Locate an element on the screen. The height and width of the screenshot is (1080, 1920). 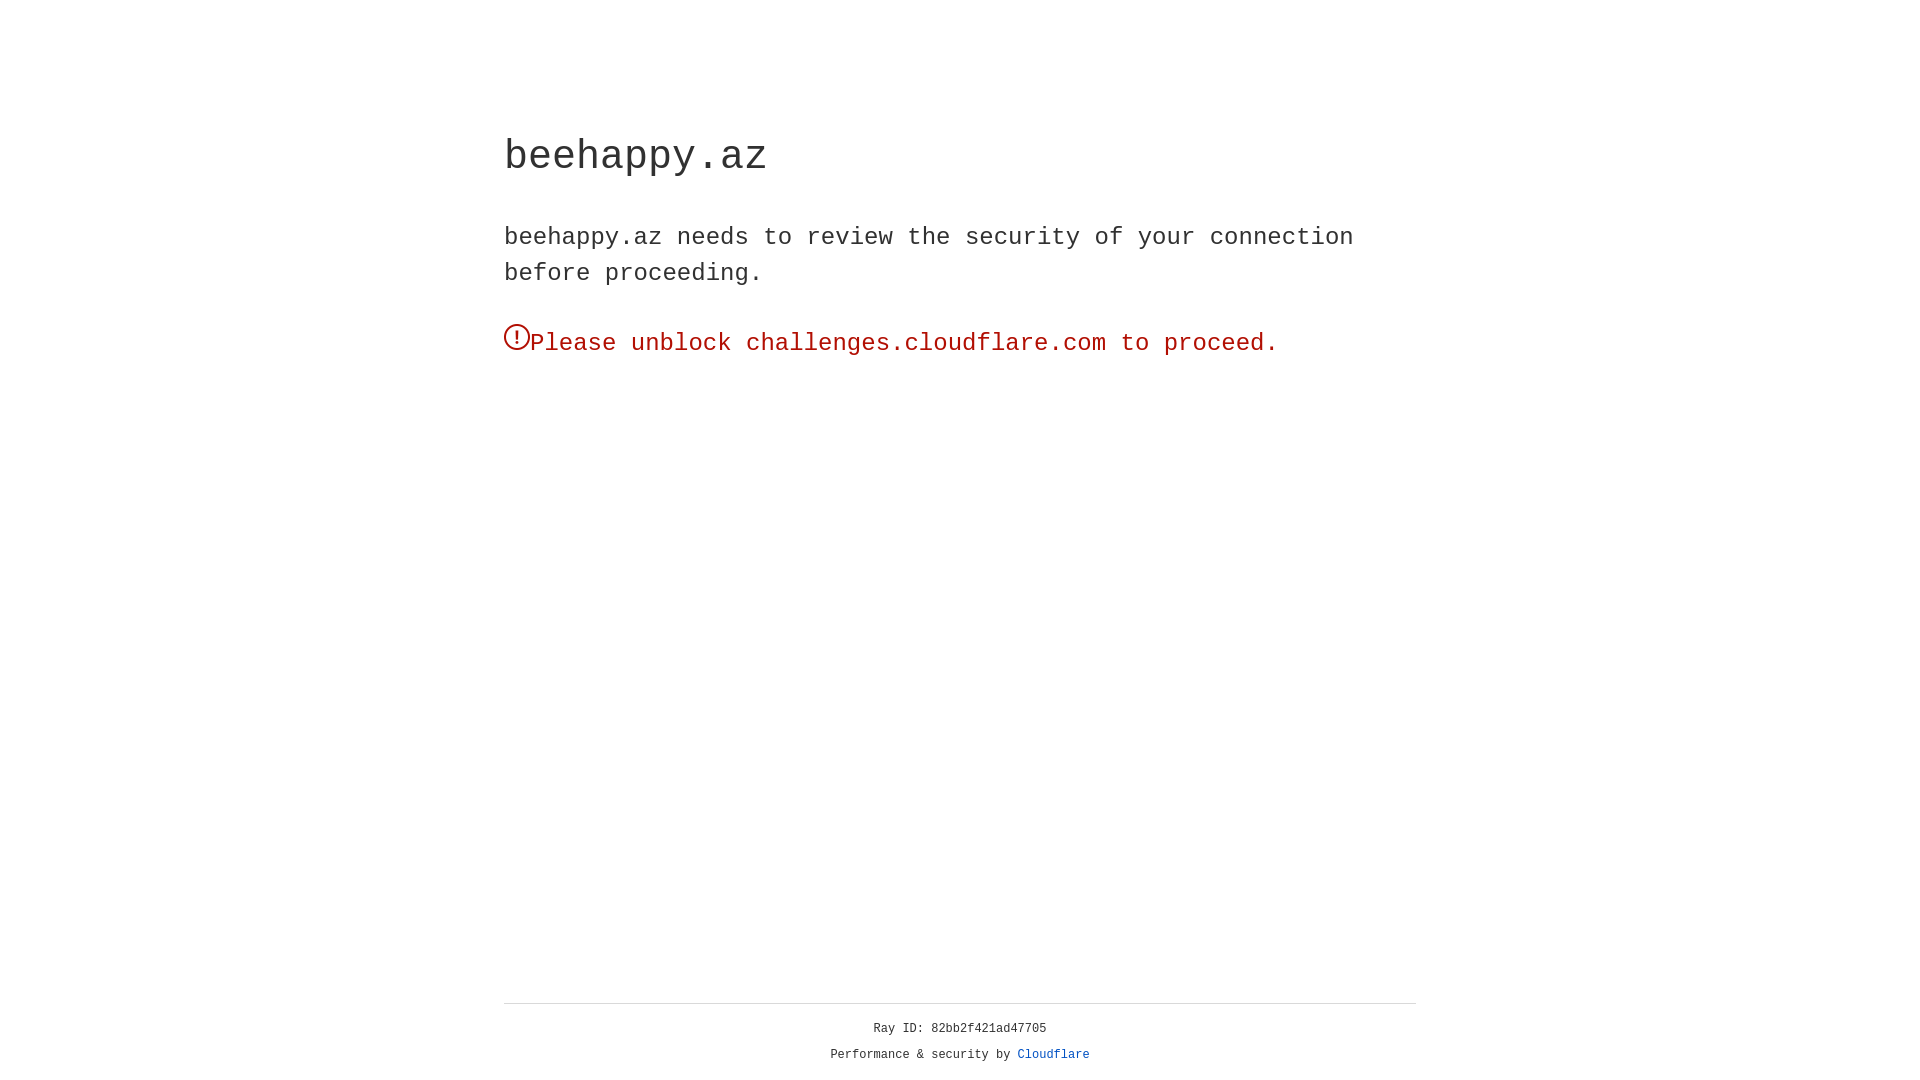
'Cloudflare' is located at coordinates (1053, 1054).